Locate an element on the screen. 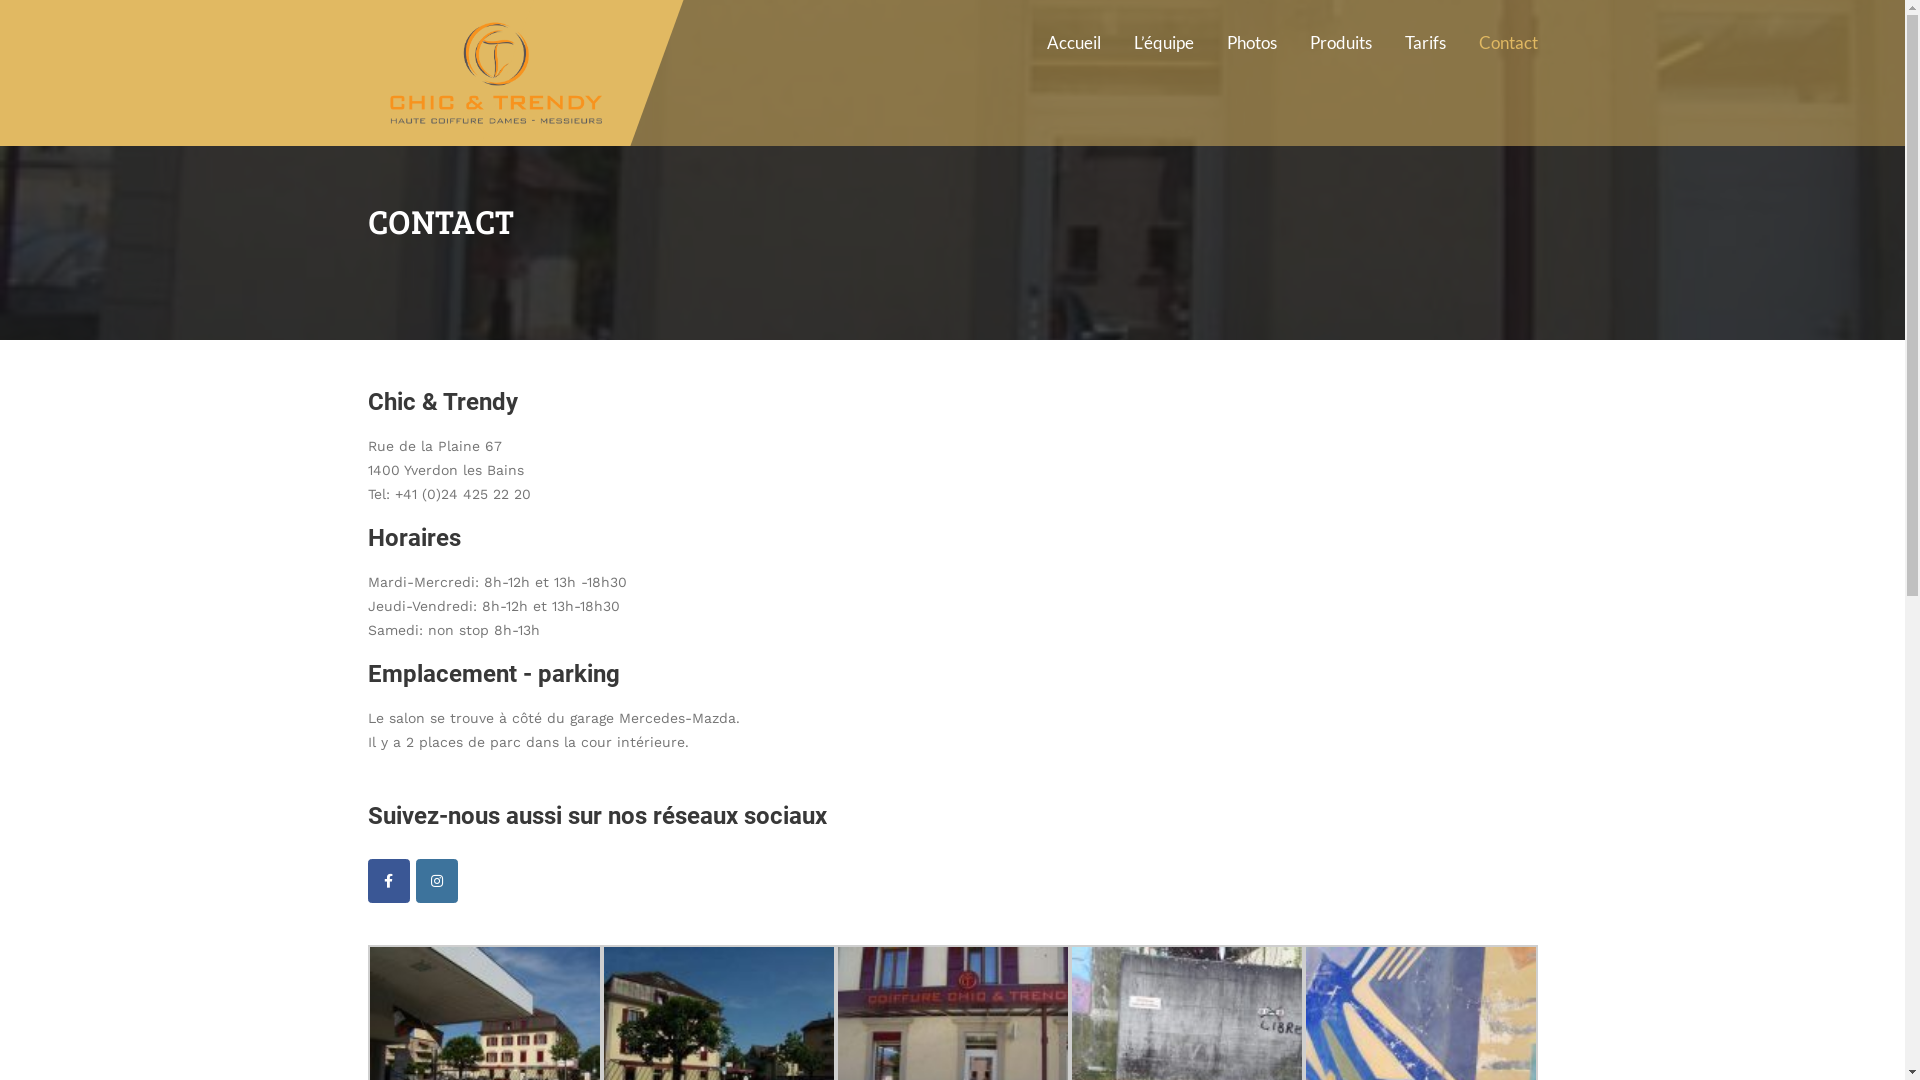 Image resolution: width=1920 pixels, height=1080 pixels. 'Tarifs' is located at coordinates (1389, 42).